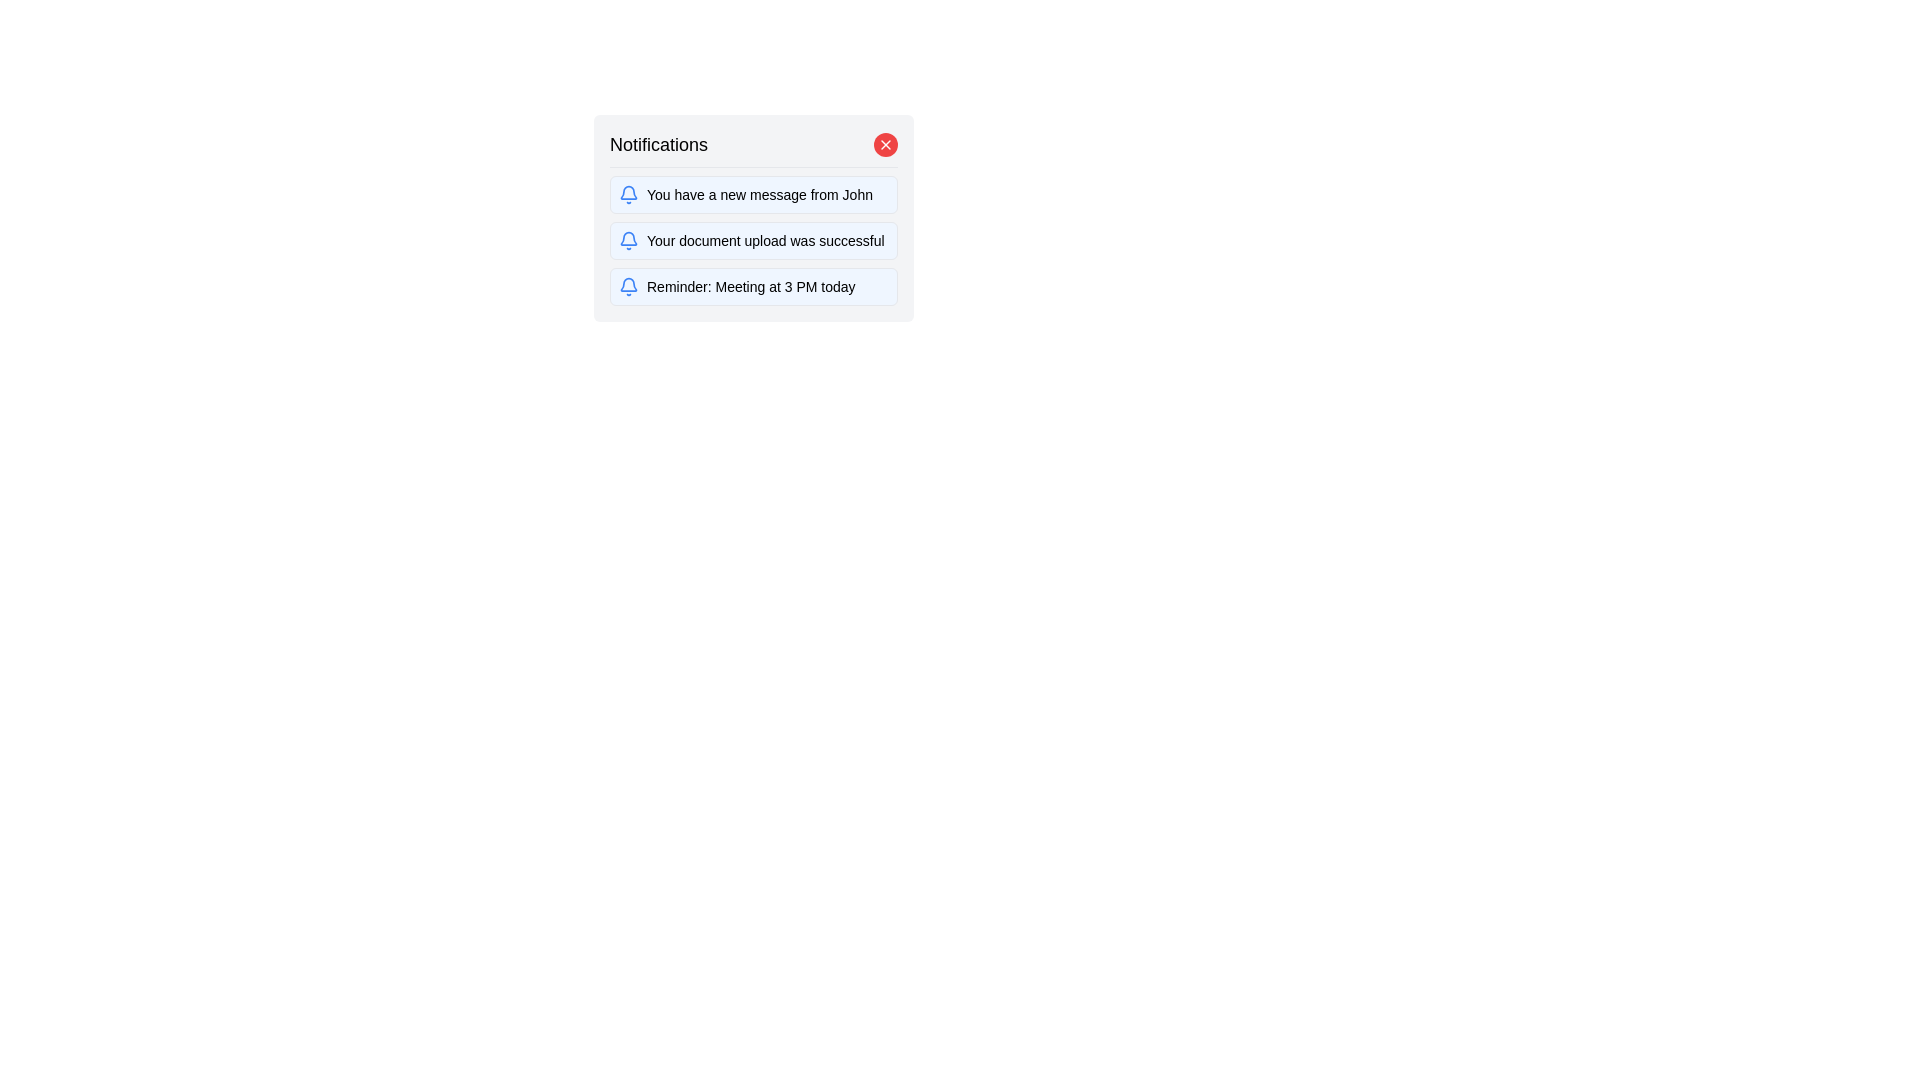  What do you see at coordinates (752, 195) in the screenshot?
I see `notification text that says, 'You have a new message from John,' from the first notification item in the notification list, which has a light blue background and a blue notification bell icon on its left` at bounding box center [752, 195].